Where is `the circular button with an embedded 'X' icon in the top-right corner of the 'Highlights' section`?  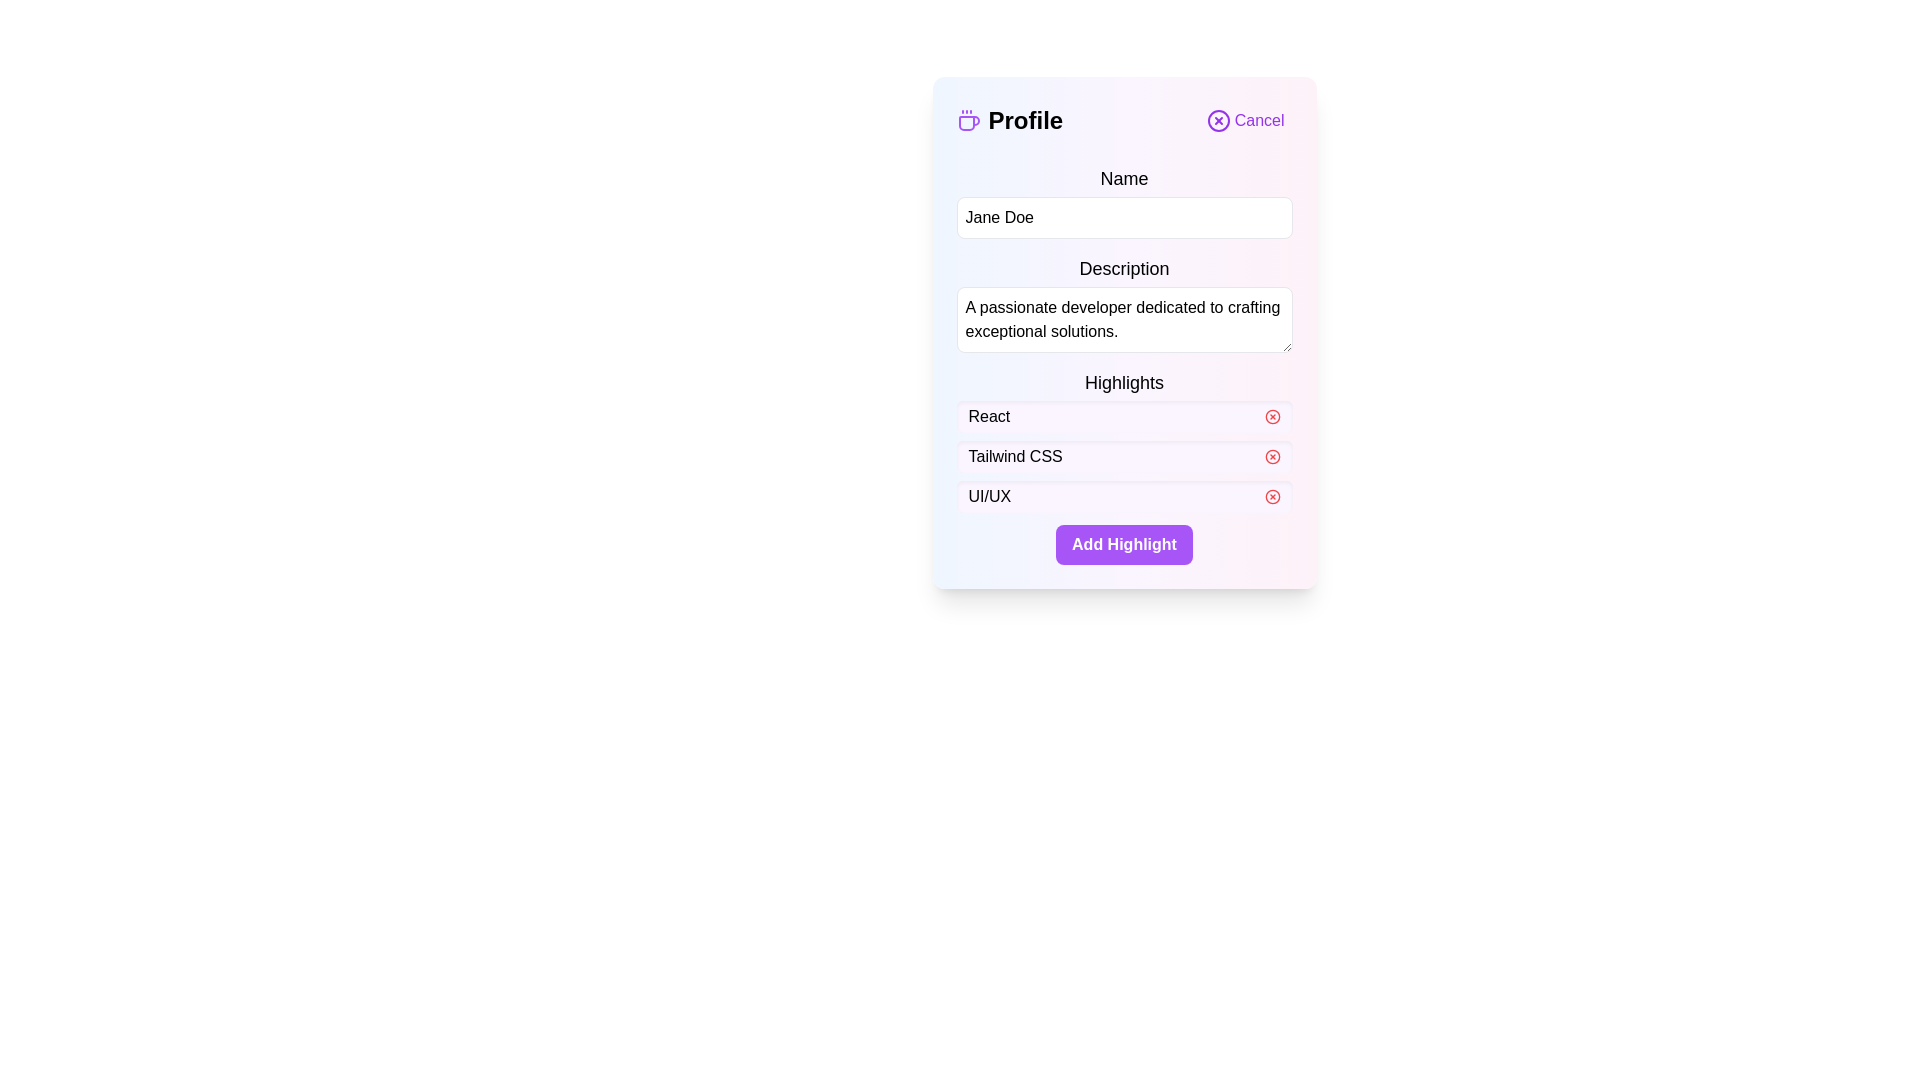
the circular button with an embedded 'X' icon in the top-right corner of the 'Highlights' section is located at coordinates (1271, 415).